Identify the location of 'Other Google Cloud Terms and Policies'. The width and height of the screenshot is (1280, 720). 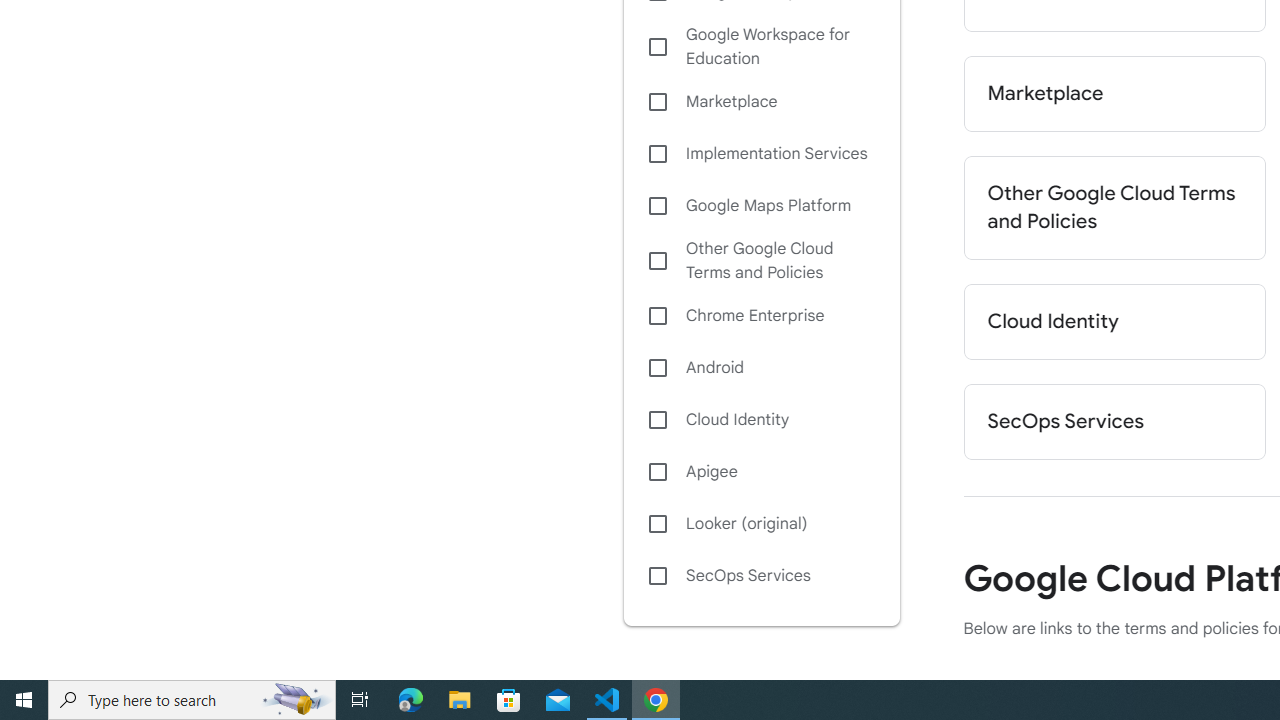
(760, 260).